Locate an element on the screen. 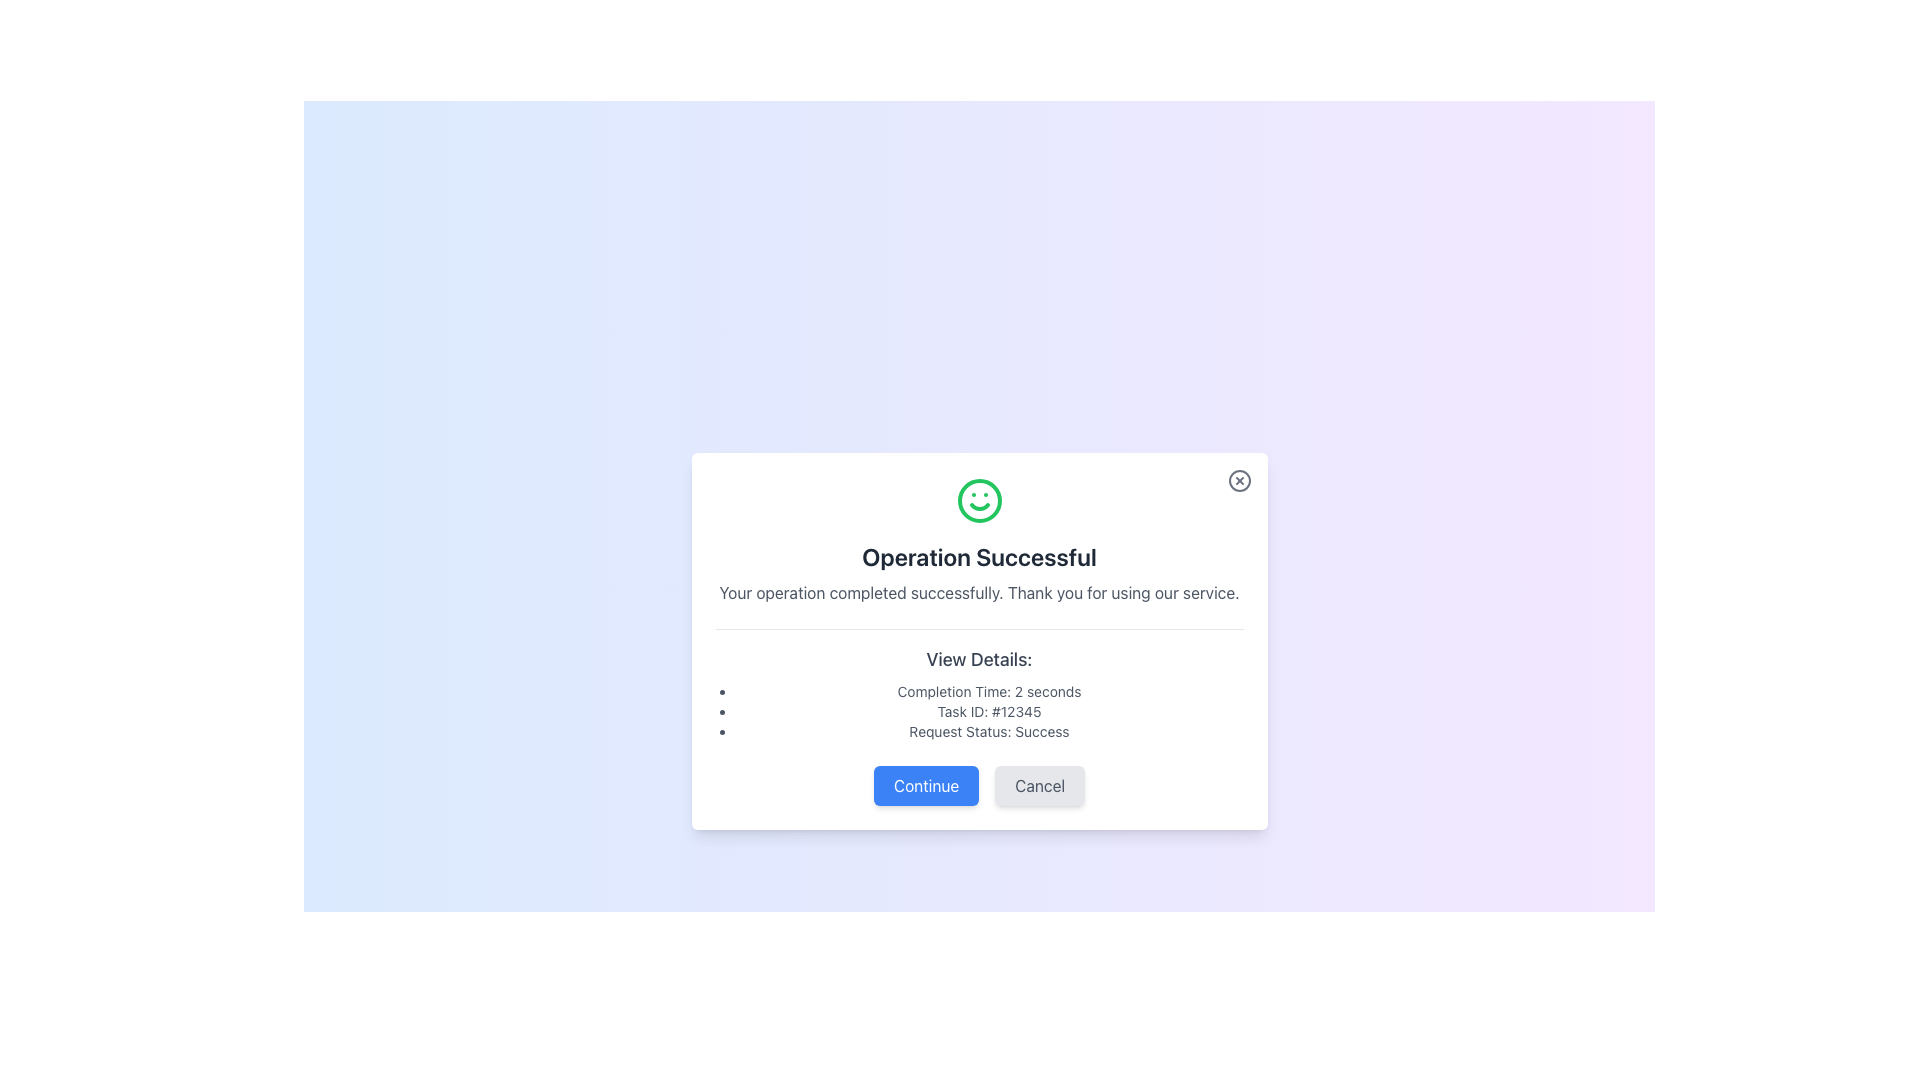 The image size is (1920, 1080). success message displayed as a bold text component saying 'Operation Successful', located in the centered modal window below the green smiley icon is located at coordinates (979, 556).